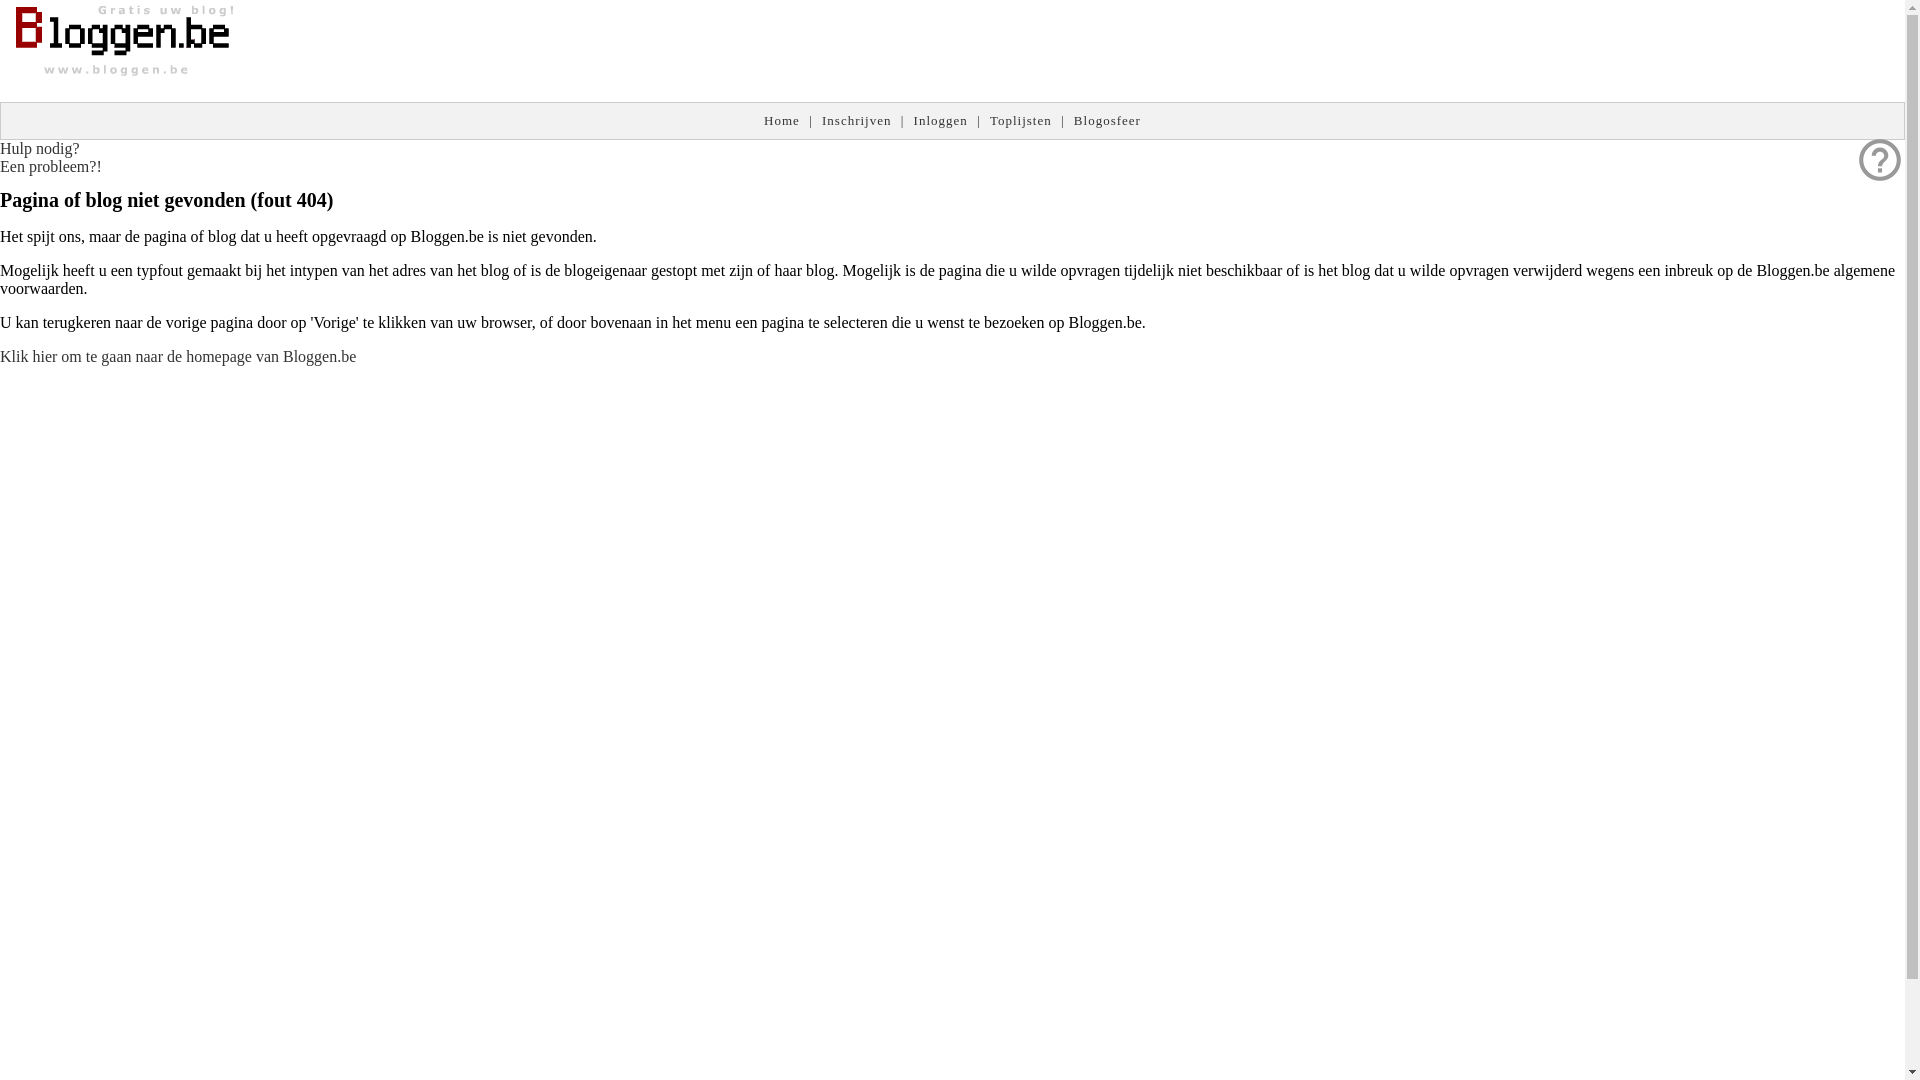  What do you see at coordinates (821, 120) in the screenshot?
I see `'Inschrijven'` at bounding box center [821, 120].